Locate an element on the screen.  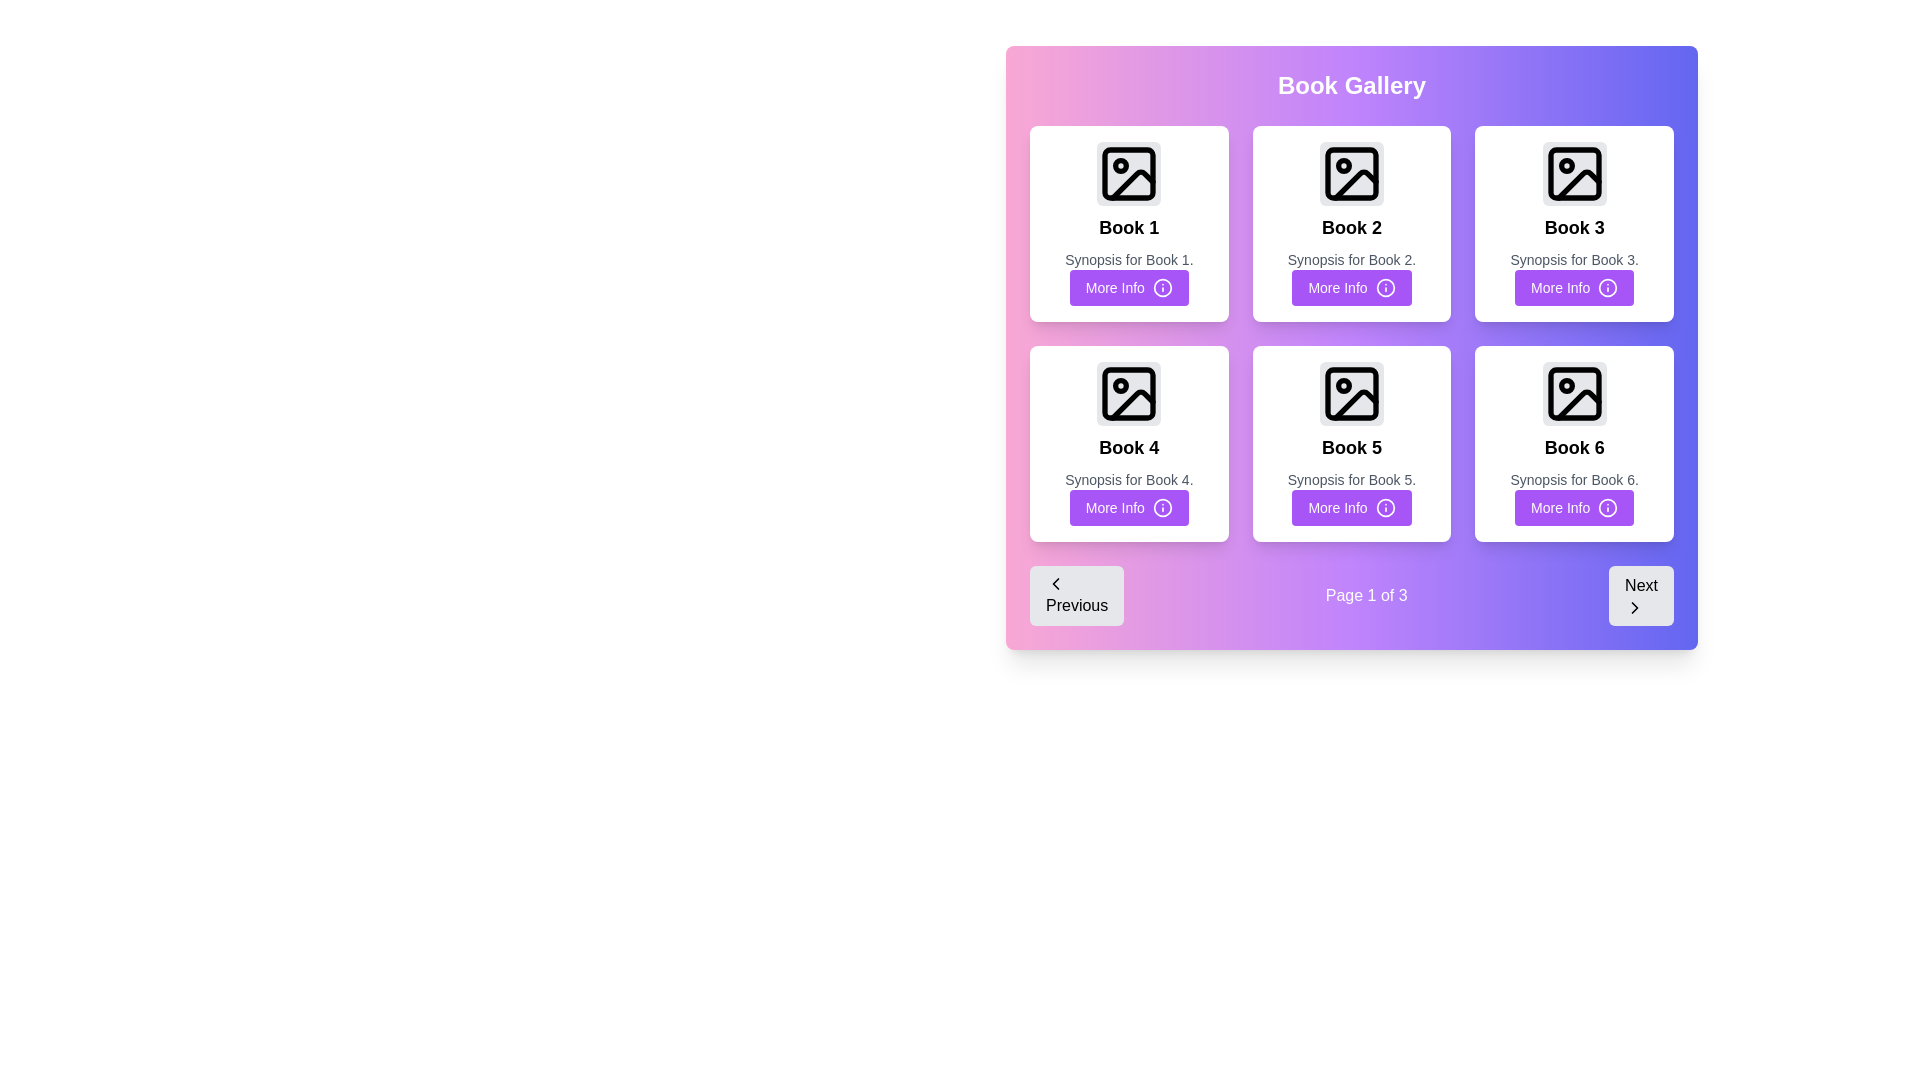
the decorative SVG circle component located within the image icon of the card labeled 'Book 4', positioned in the second row and first column of a 3x2 grid layout is located at coordinates (1121, 385).